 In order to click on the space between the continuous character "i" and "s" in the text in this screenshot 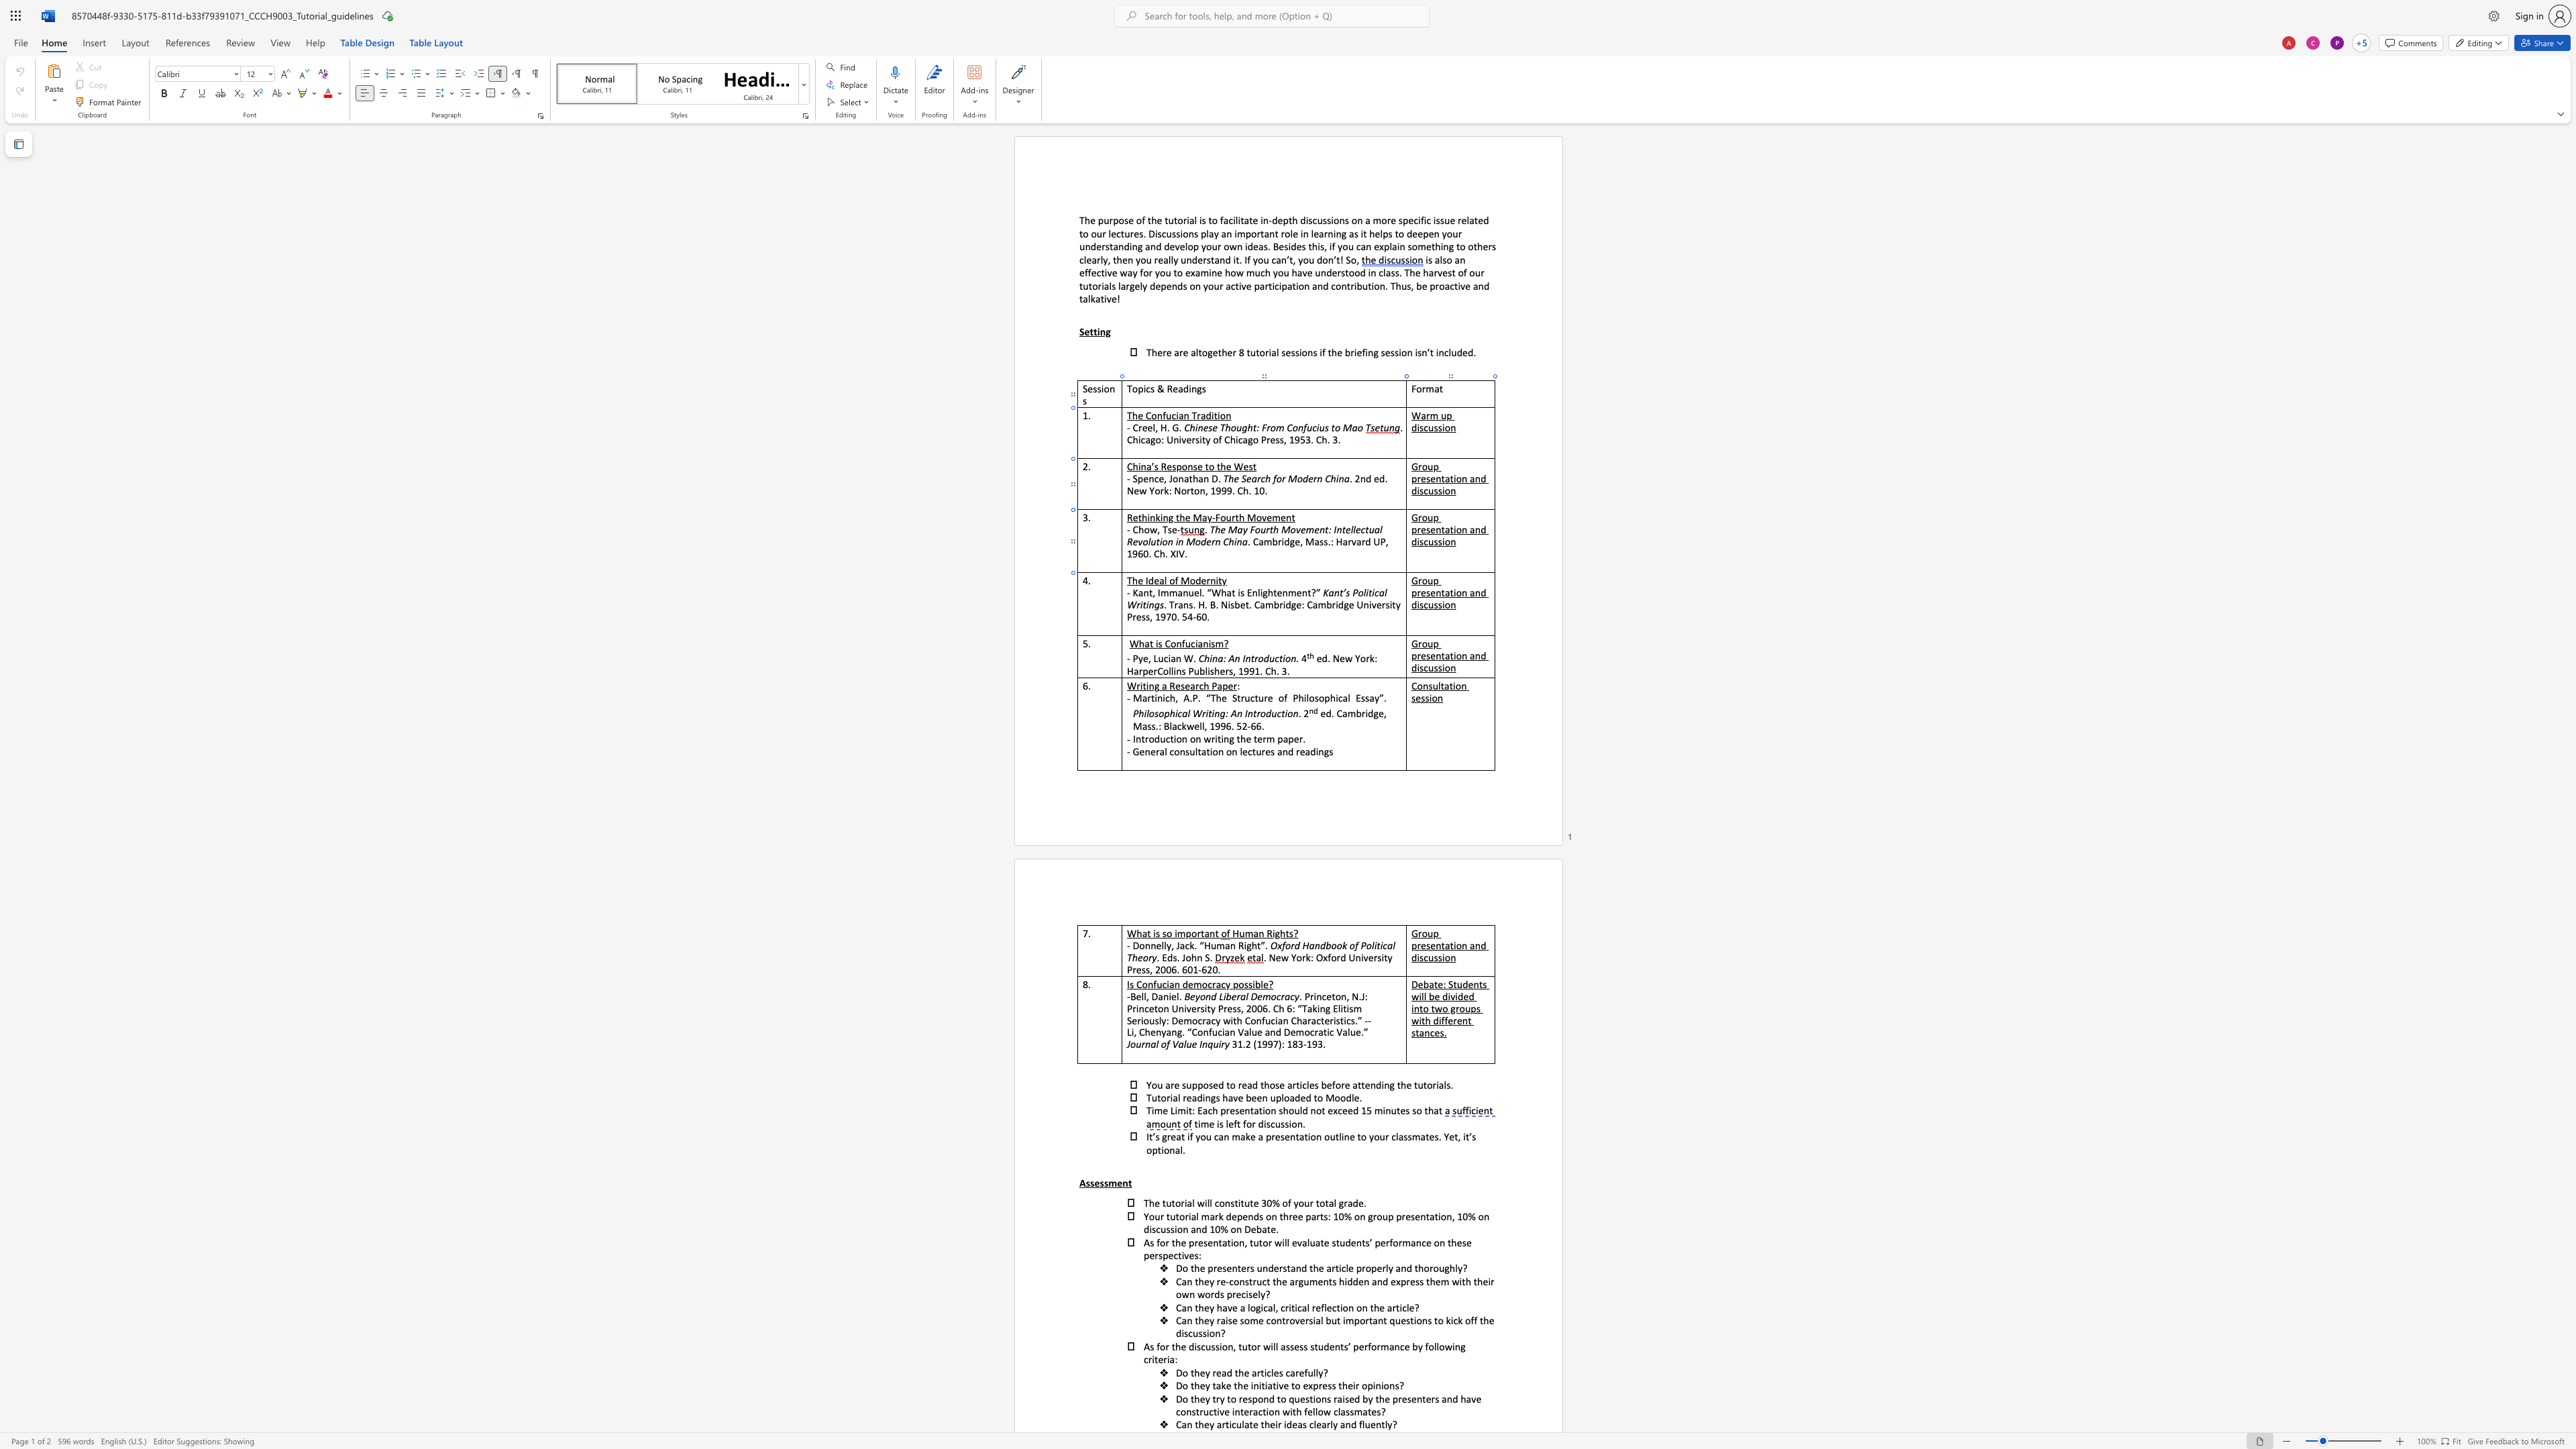, I will do `click(1419, 603)`.